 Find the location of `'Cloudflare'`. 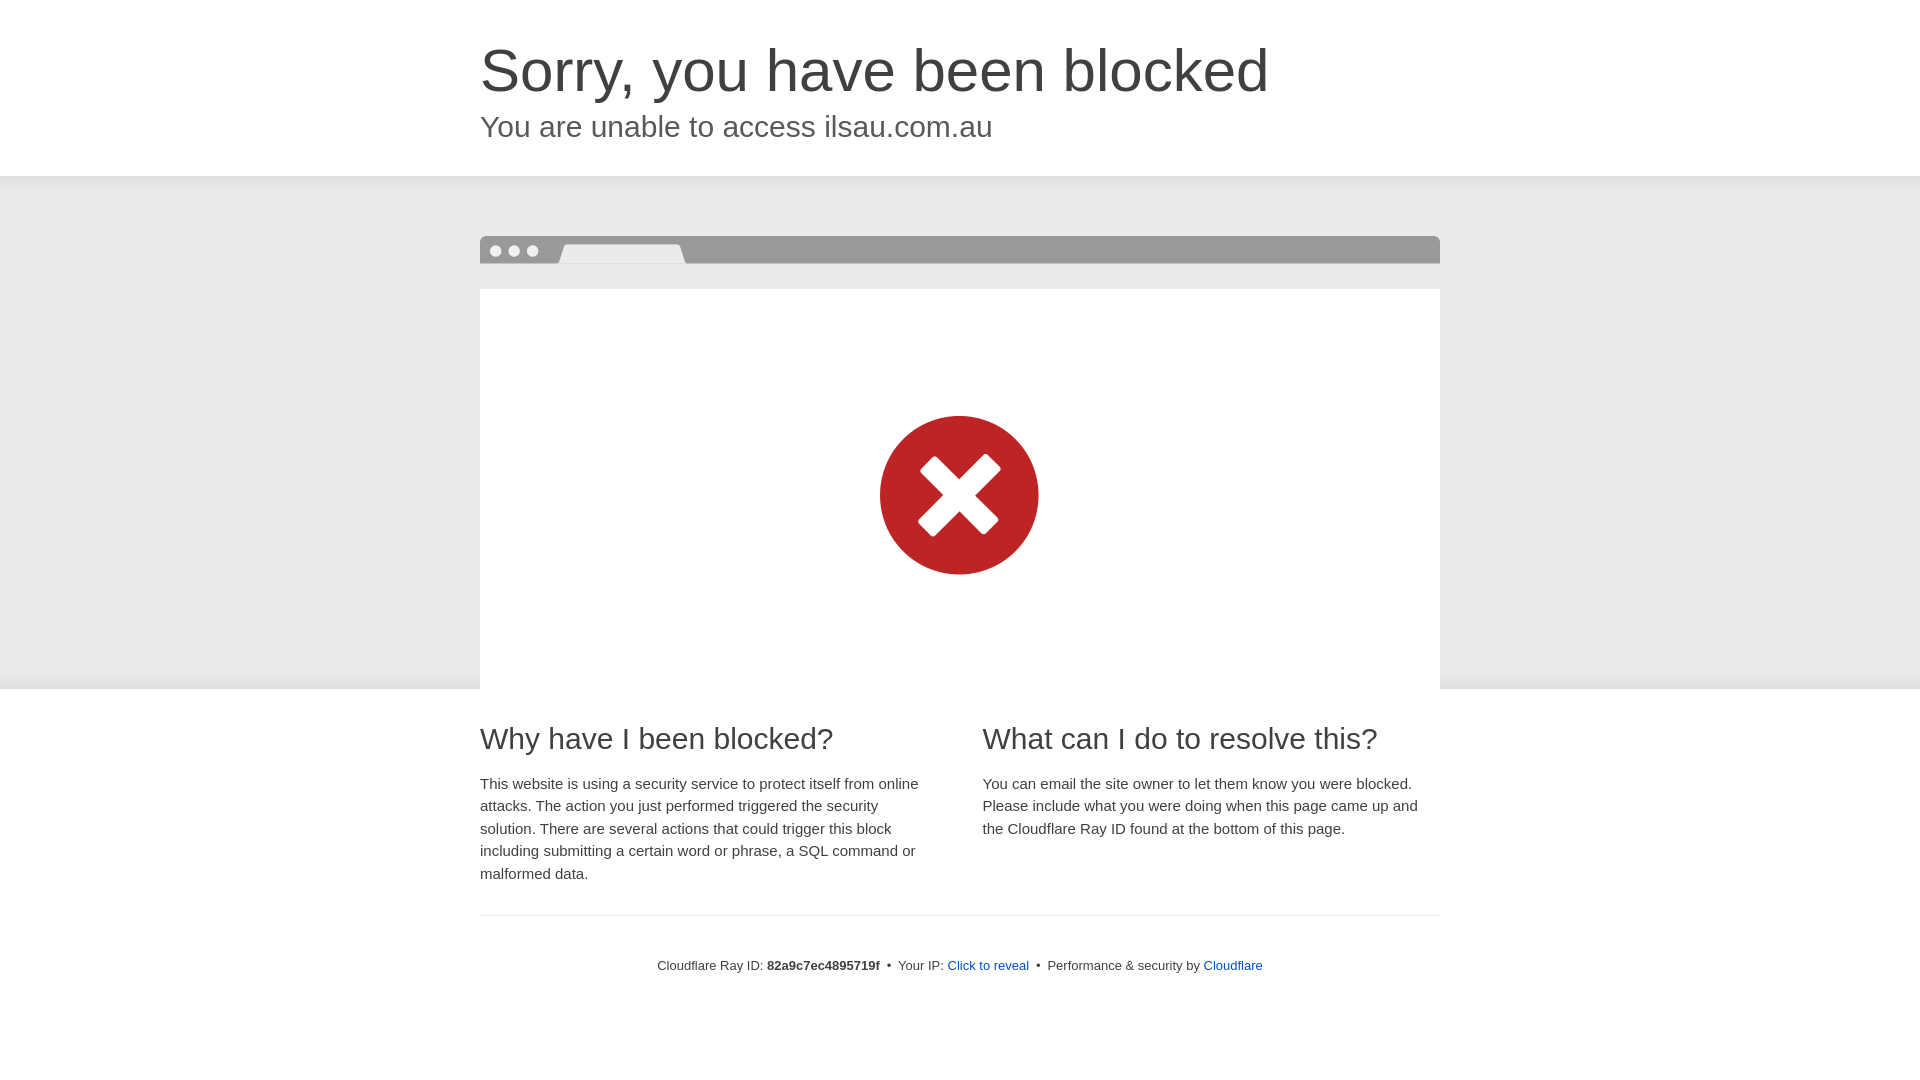

'Cloudflare' is located at coordinates (1203, 964).